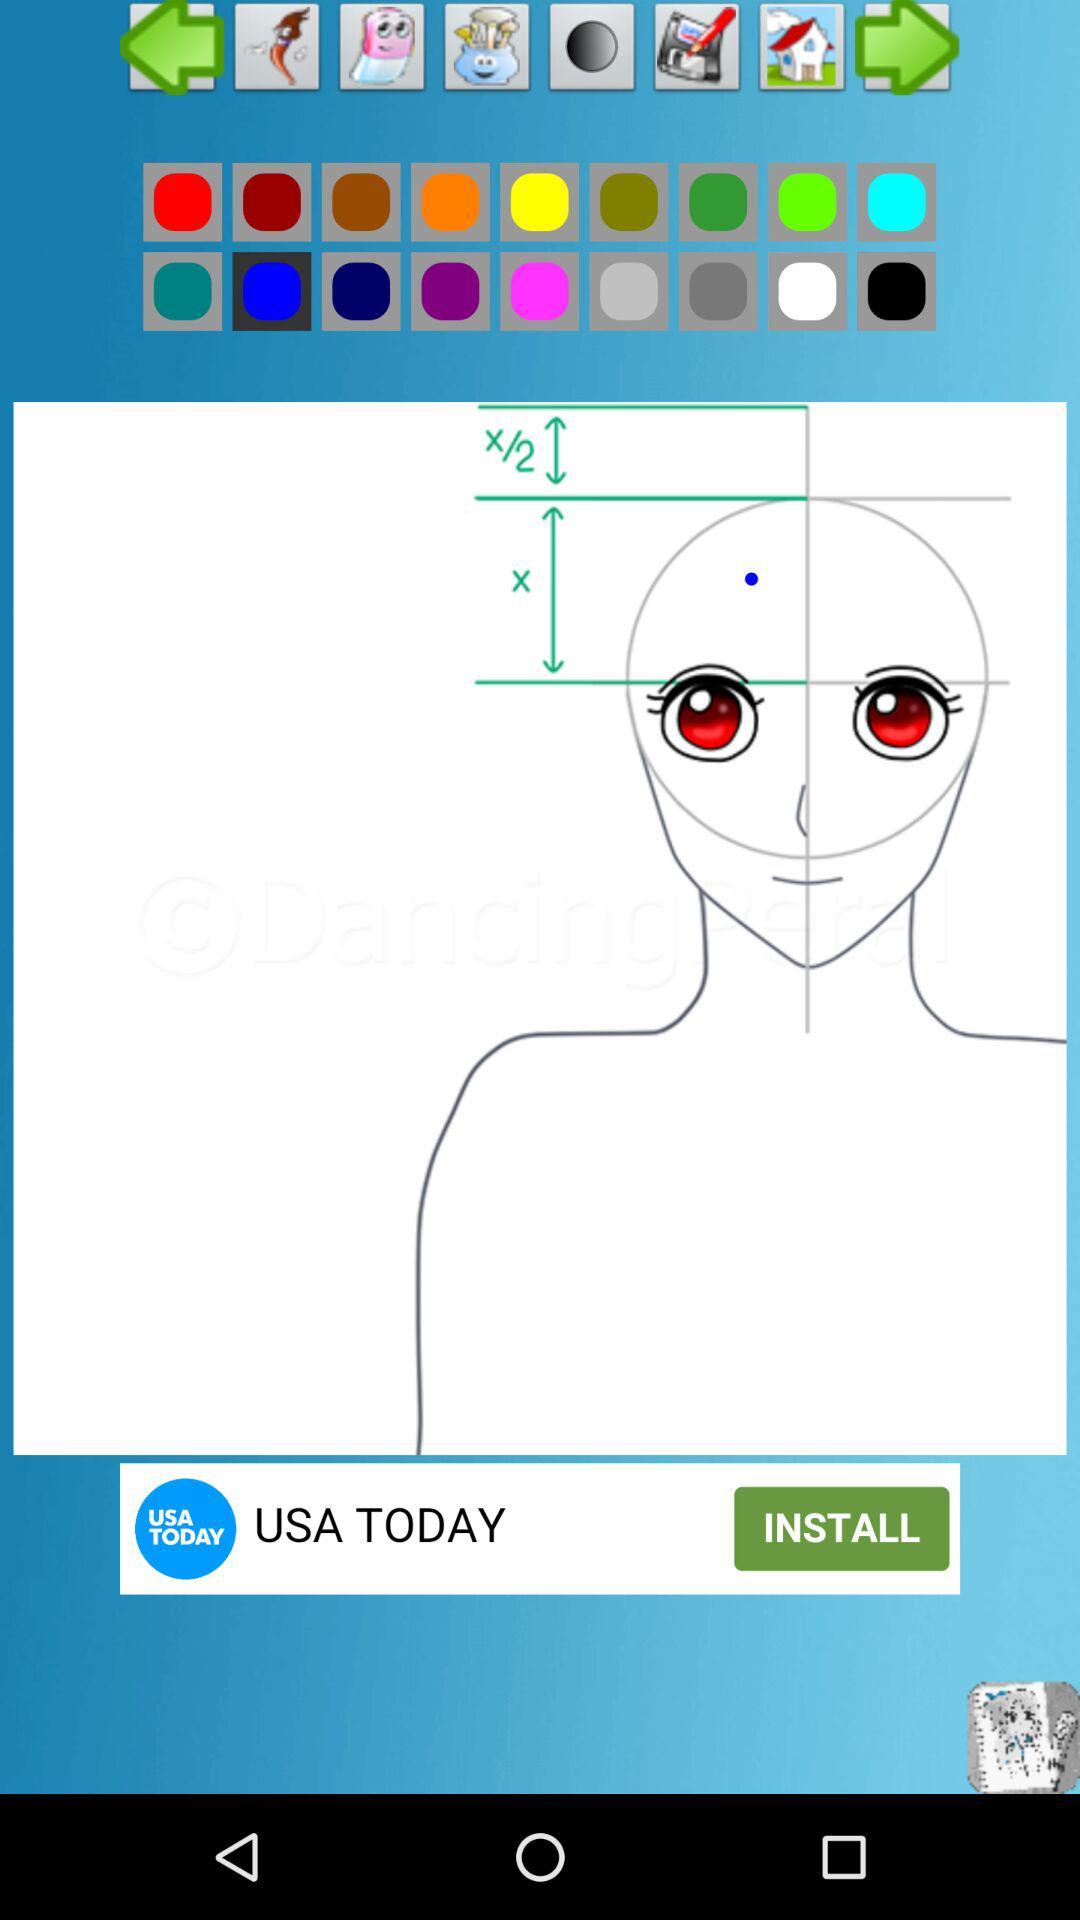 The width and height of the screenshot is (1080, 1920). Describe the element at coordinates (806, 290) in the screenshot. I see `to color option` at that location.